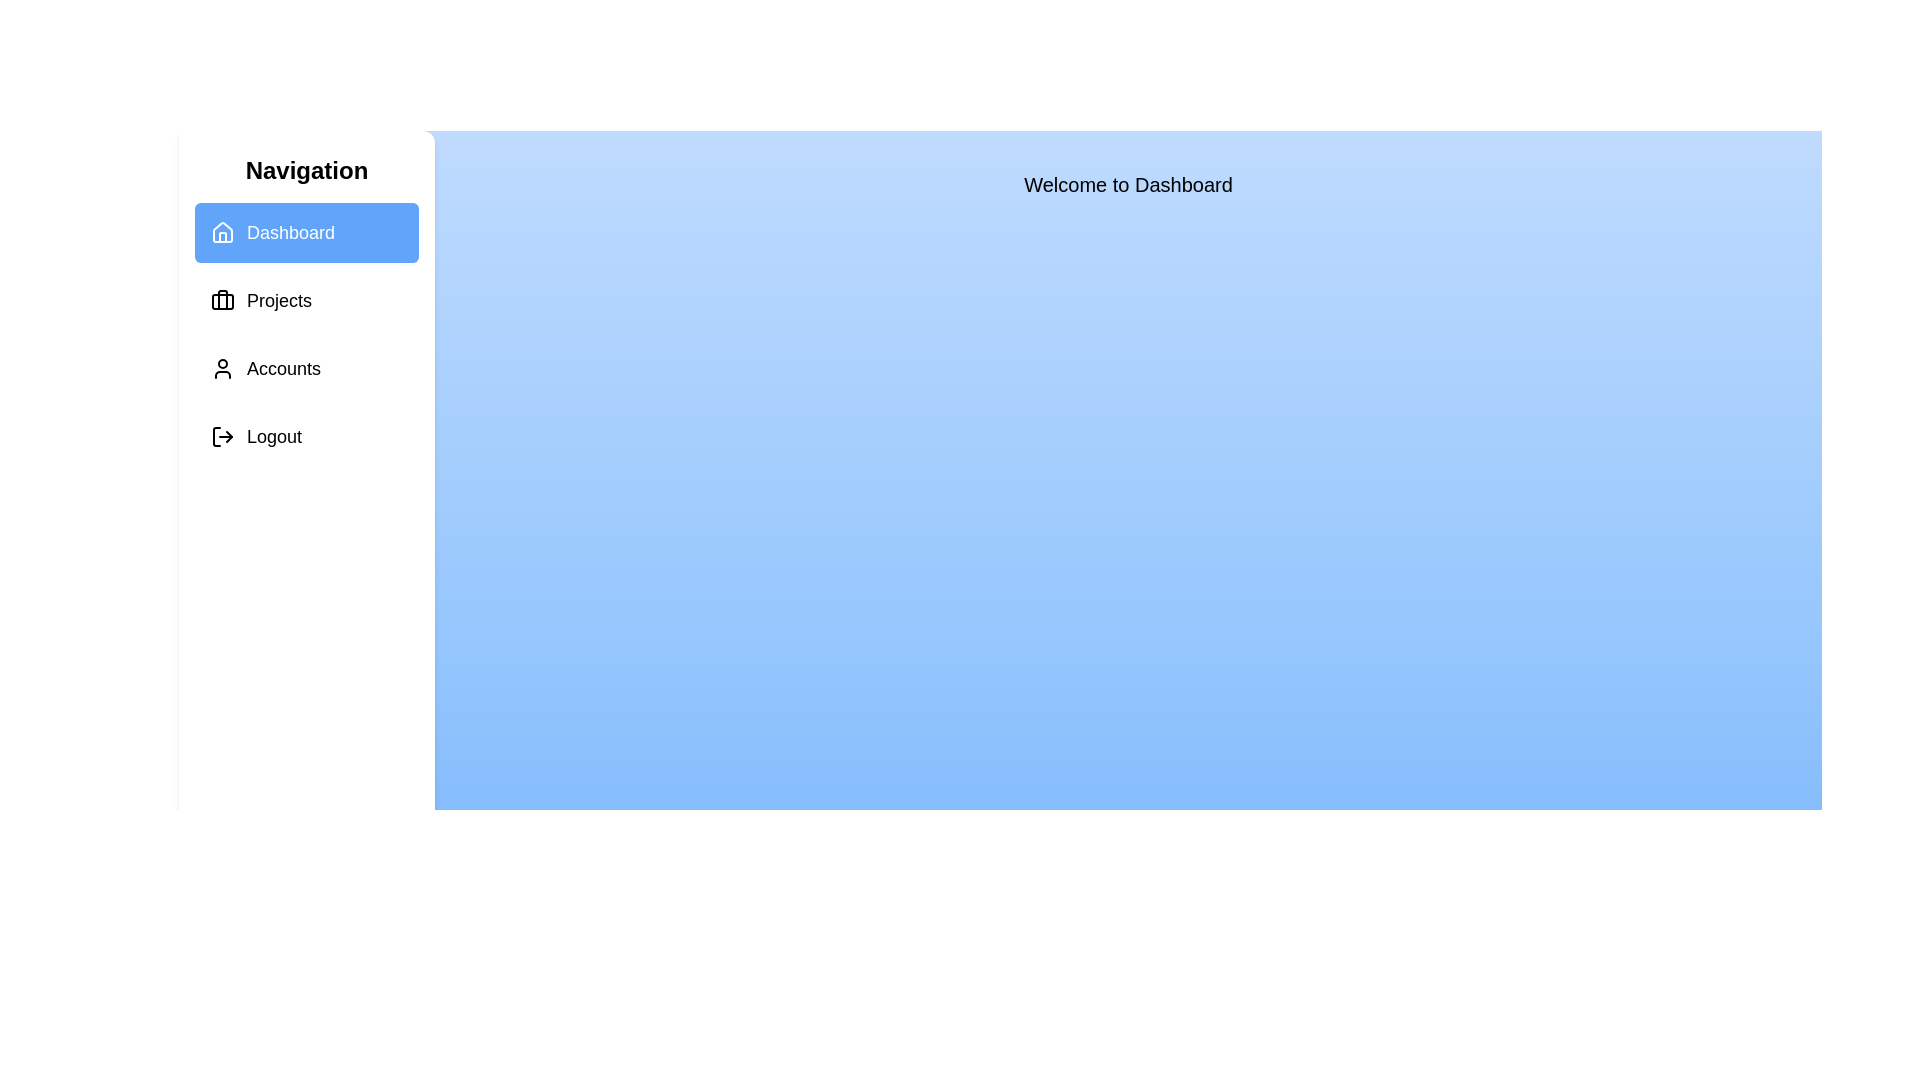  What do you see at coordinates (306, 300) in the screenshot?
I see `the menu item Projects to navigate to the corresponding section` at bounding box center [306, 300].